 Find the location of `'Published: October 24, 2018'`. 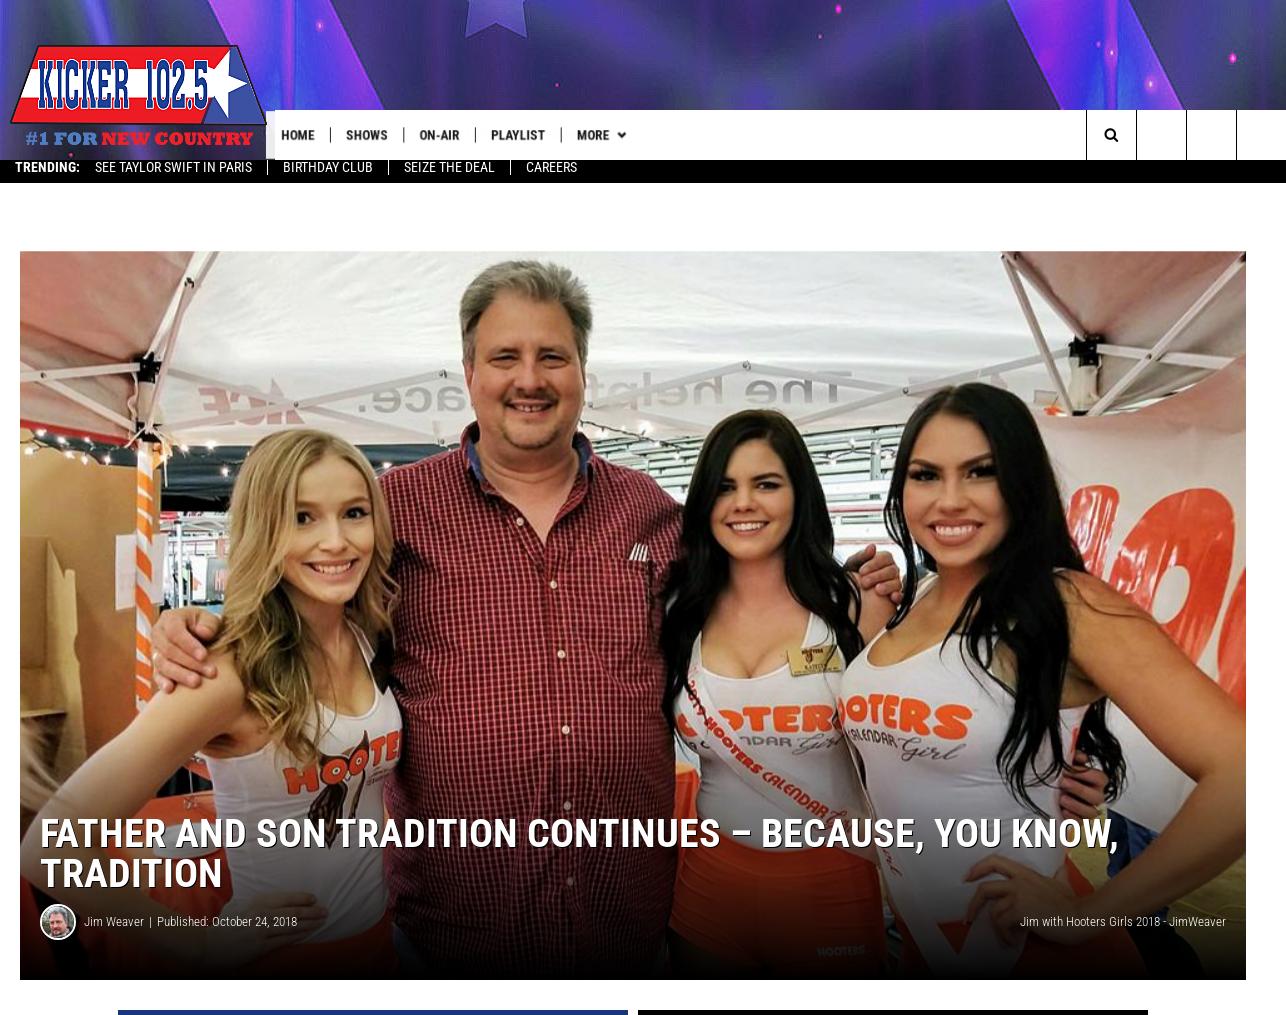

'Published: October 24, 2018' is located at coordinates (226, 929).